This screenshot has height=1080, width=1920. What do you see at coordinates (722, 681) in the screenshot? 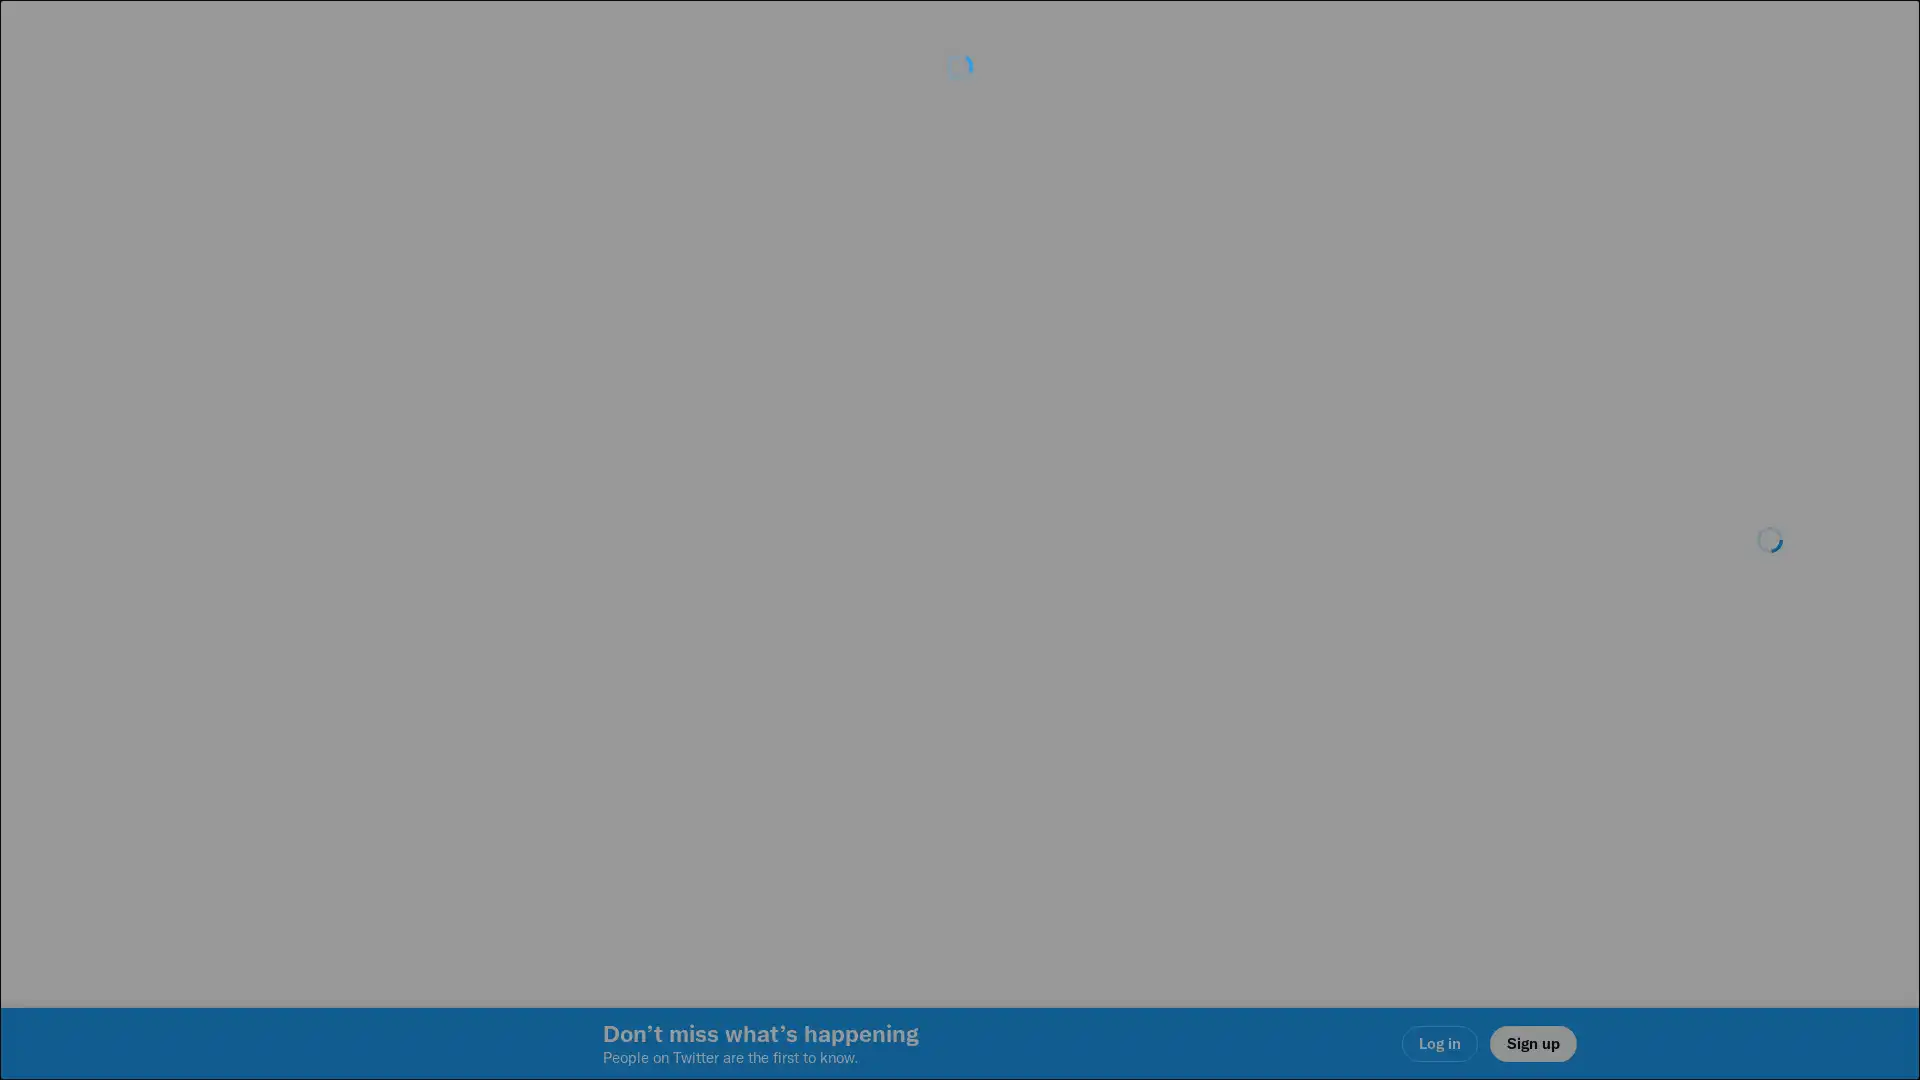
I see `Sign up` at bounding box center [722, 681].